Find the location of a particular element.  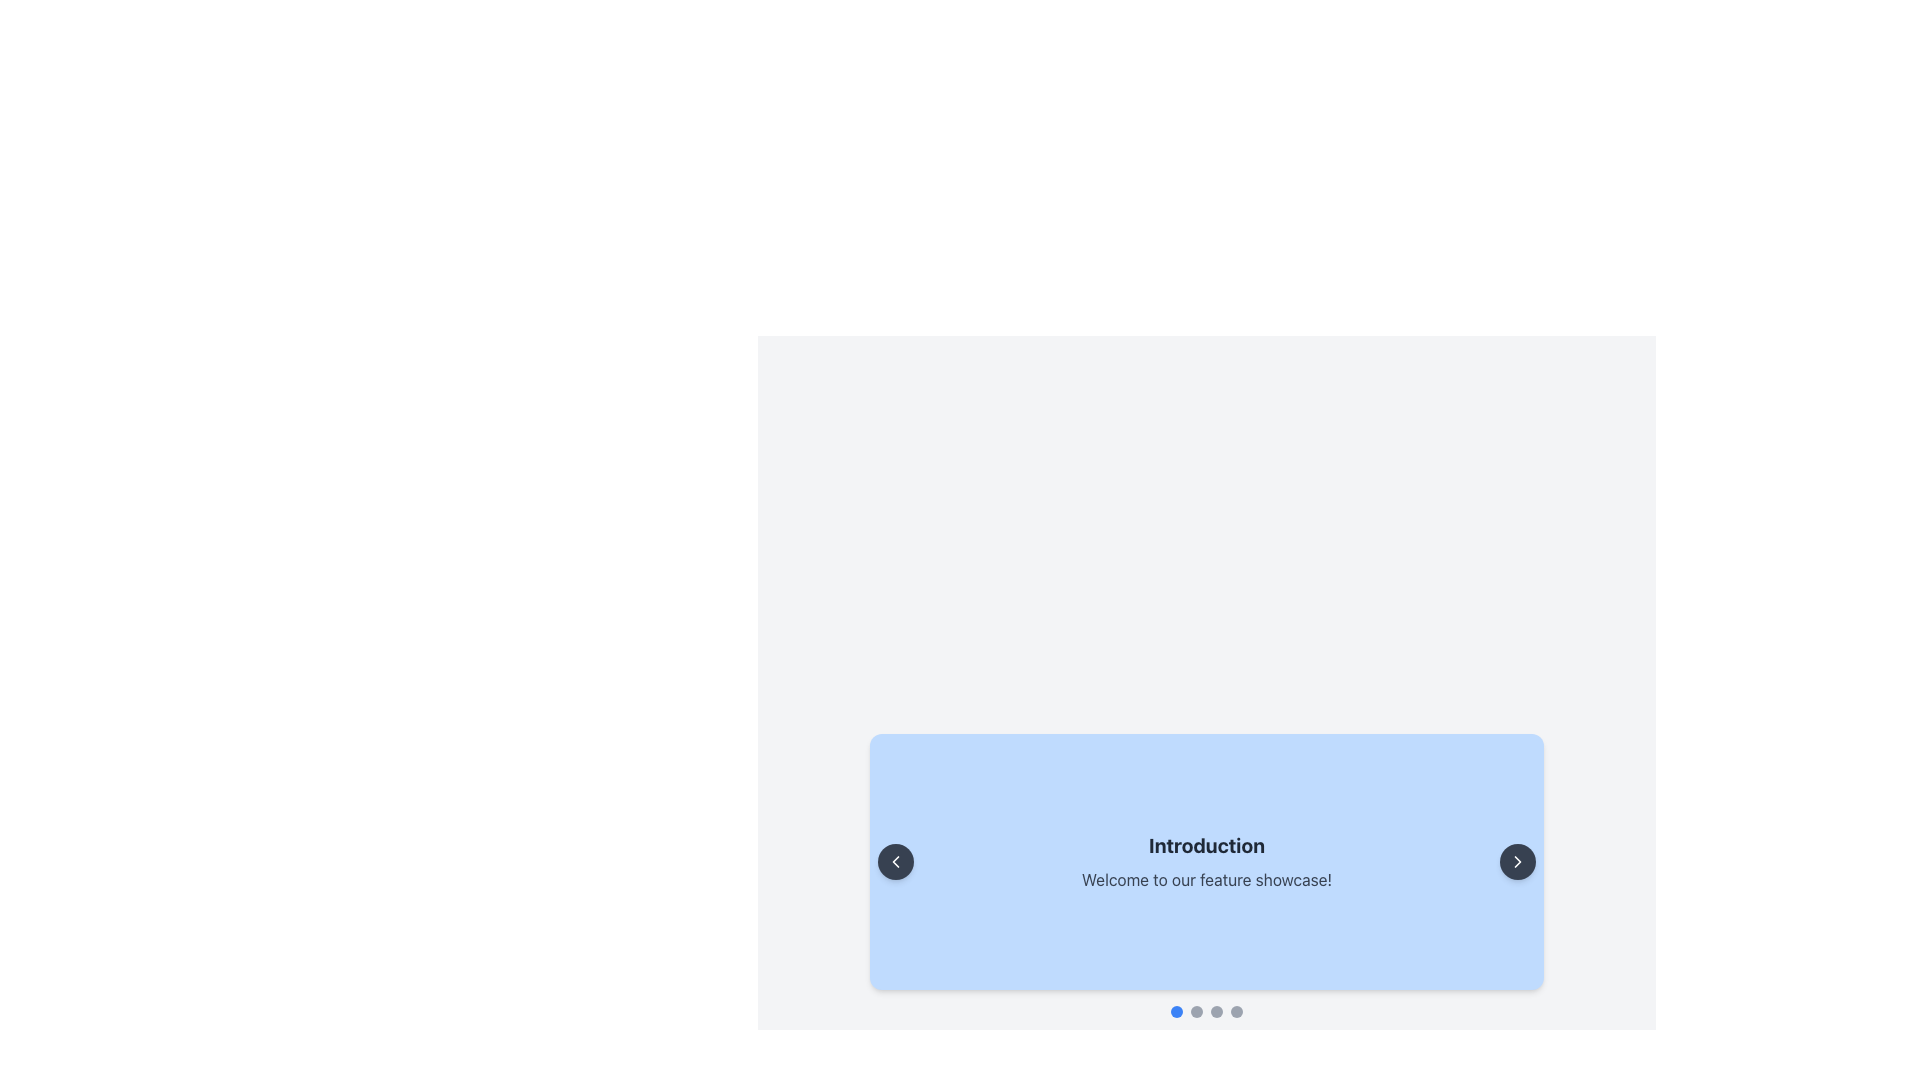

the current position indicated by the blue dot in the horizontal arrangement of four circular indicators, where the first circle is blue and the others are gray is located at coordinates (1205, 1011).